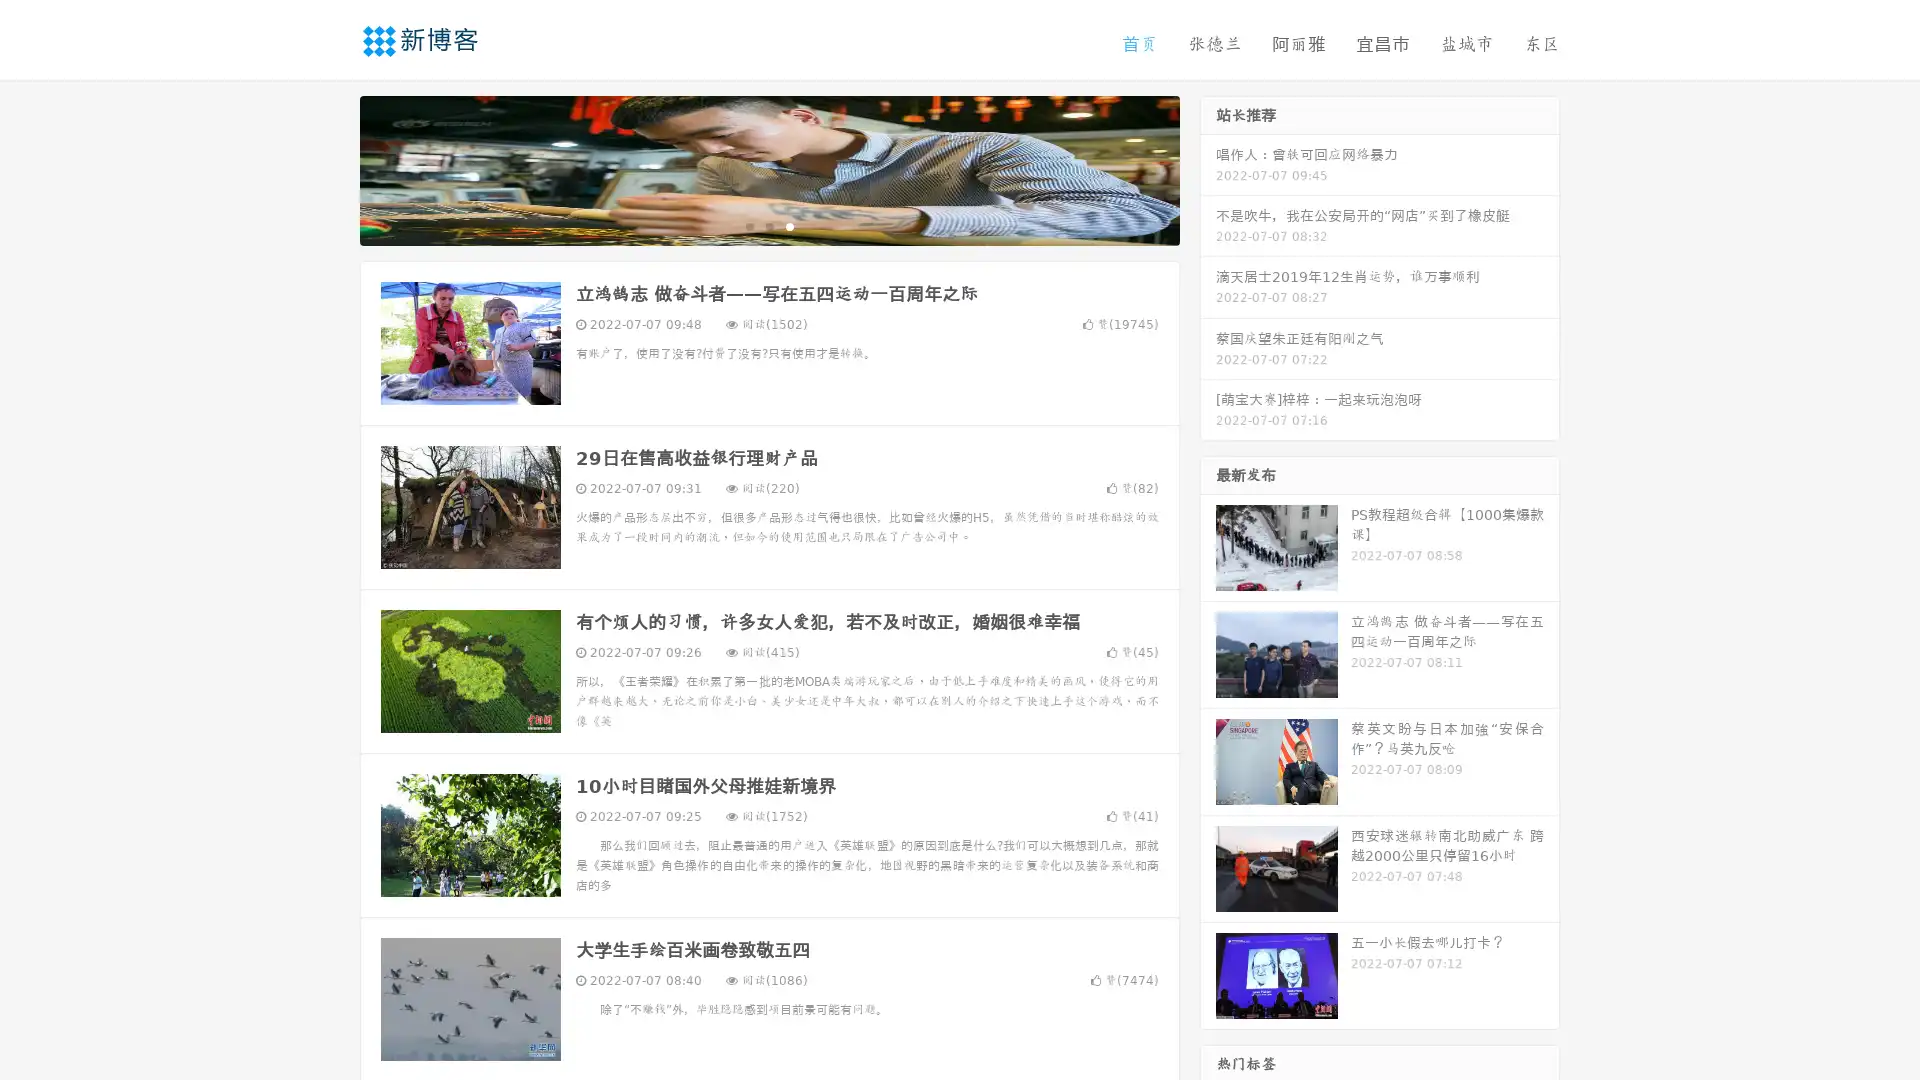 This screenshot has width=1920, height=1080. Describe the element at coordinates (789, 225) in the screenshot. I see `Go to slide 3` at that location.